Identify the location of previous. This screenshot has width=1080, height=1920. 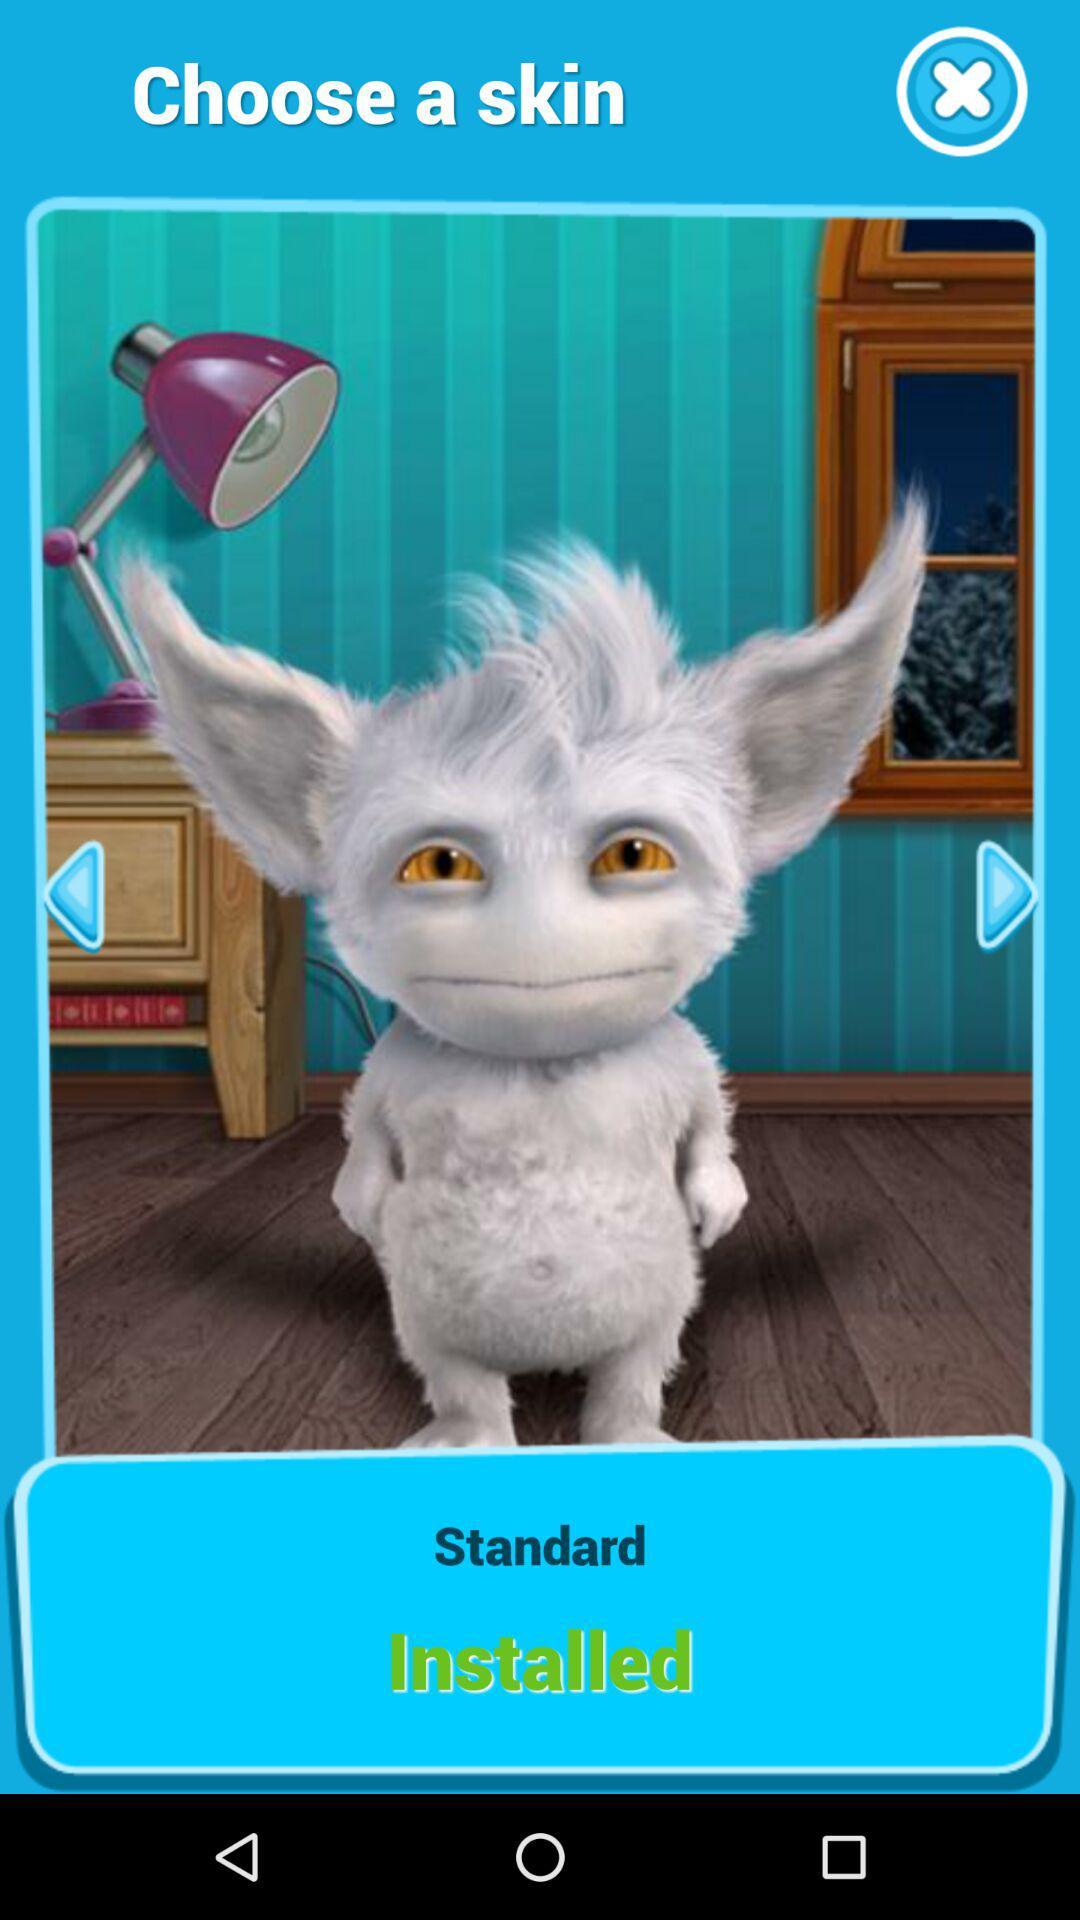
(71, 895).